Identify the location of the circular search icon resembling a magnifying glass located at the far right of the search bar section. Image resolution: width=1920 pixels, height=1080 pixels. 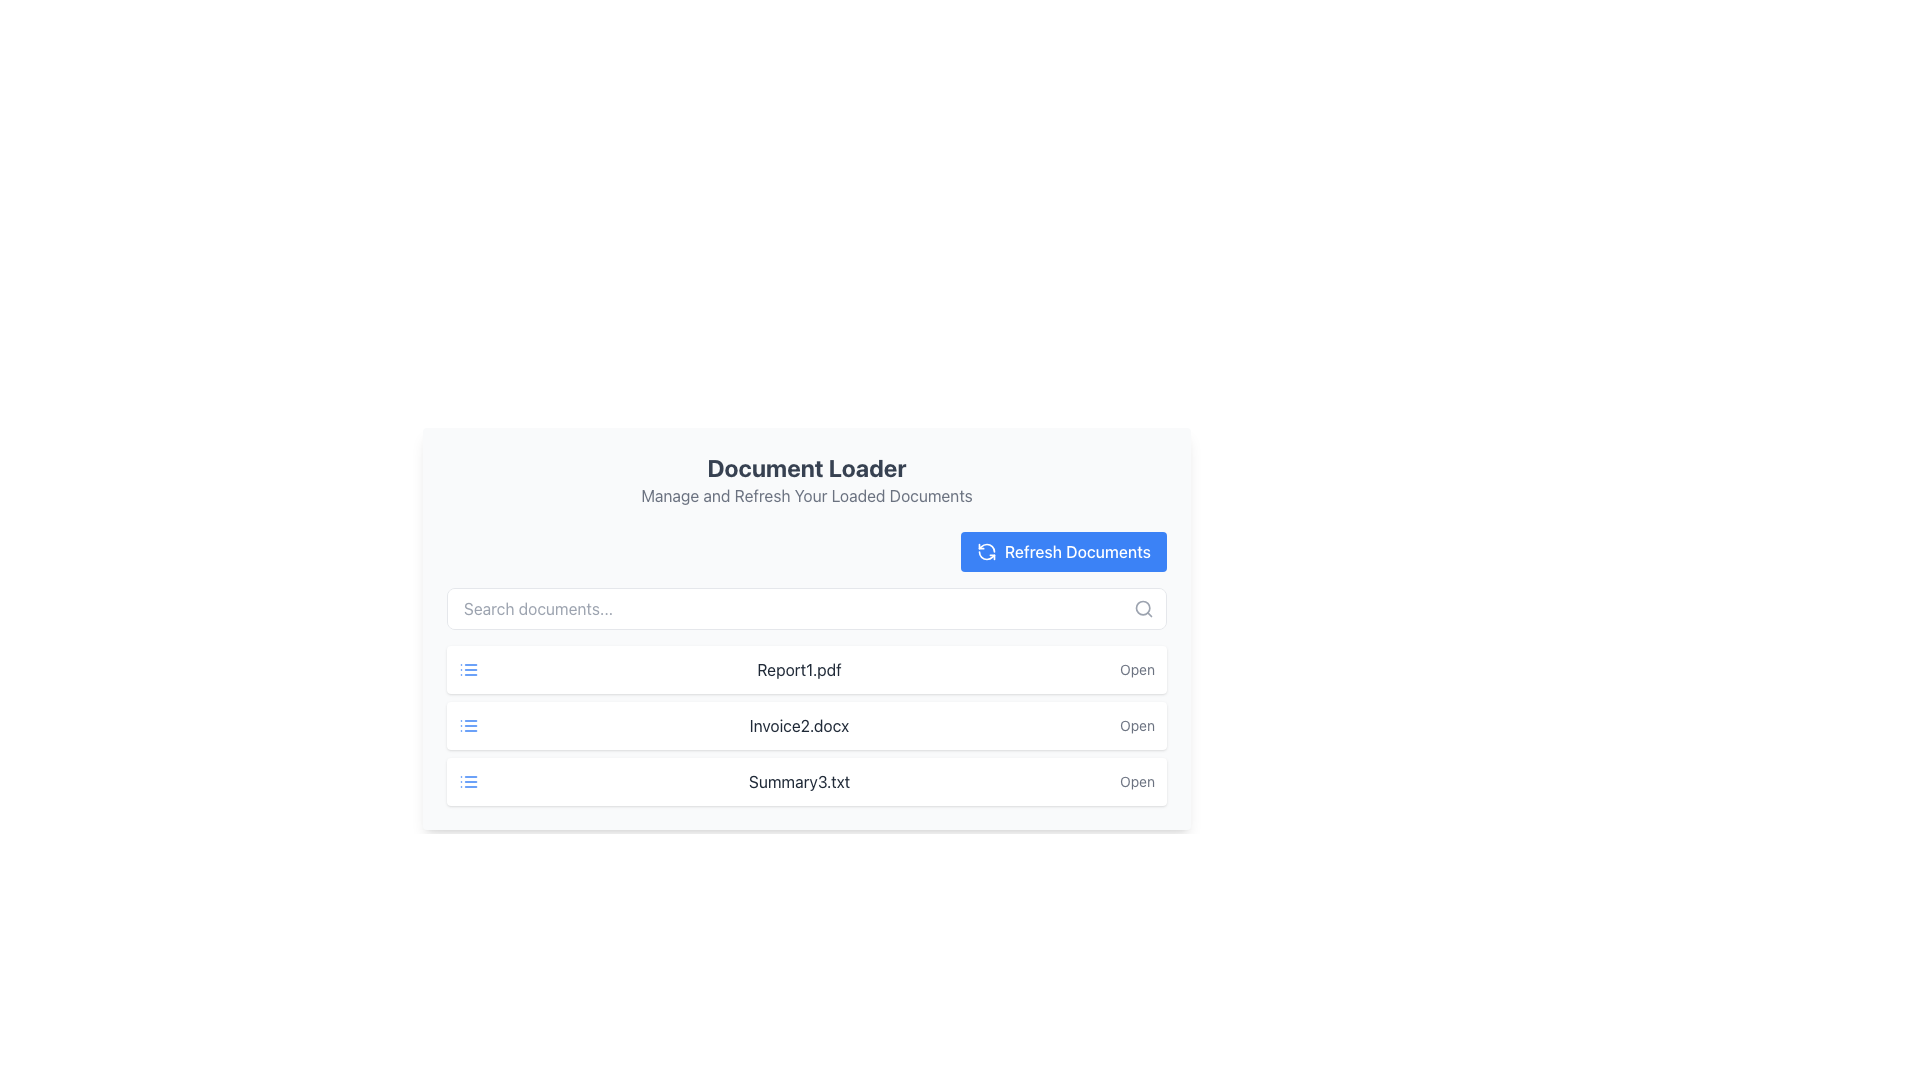
(1143, 608).